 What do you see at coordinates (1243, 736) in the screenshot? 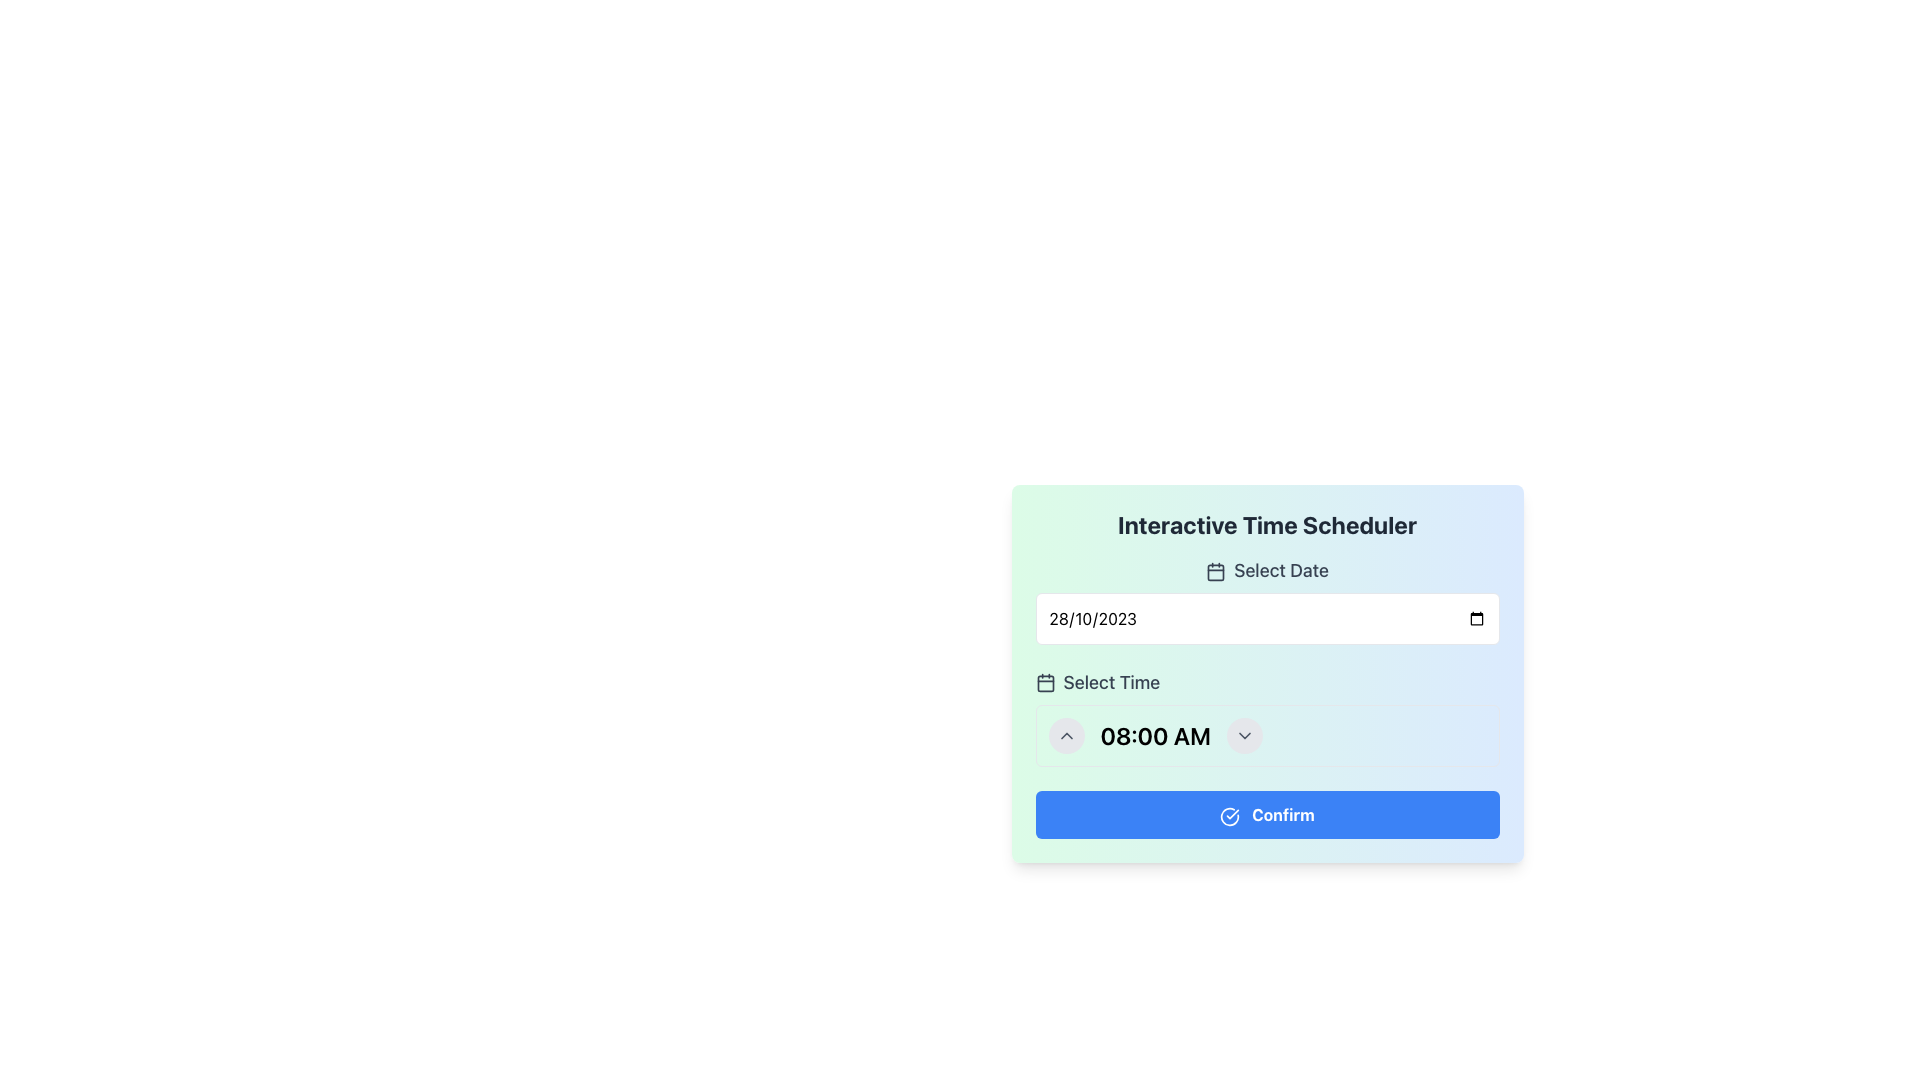
I see `the downward-facing chevron icon, which is styled in a thin and modern line design and is located within the button to decrease the hour in the time selection interface` at bounding box center [1243, 736].